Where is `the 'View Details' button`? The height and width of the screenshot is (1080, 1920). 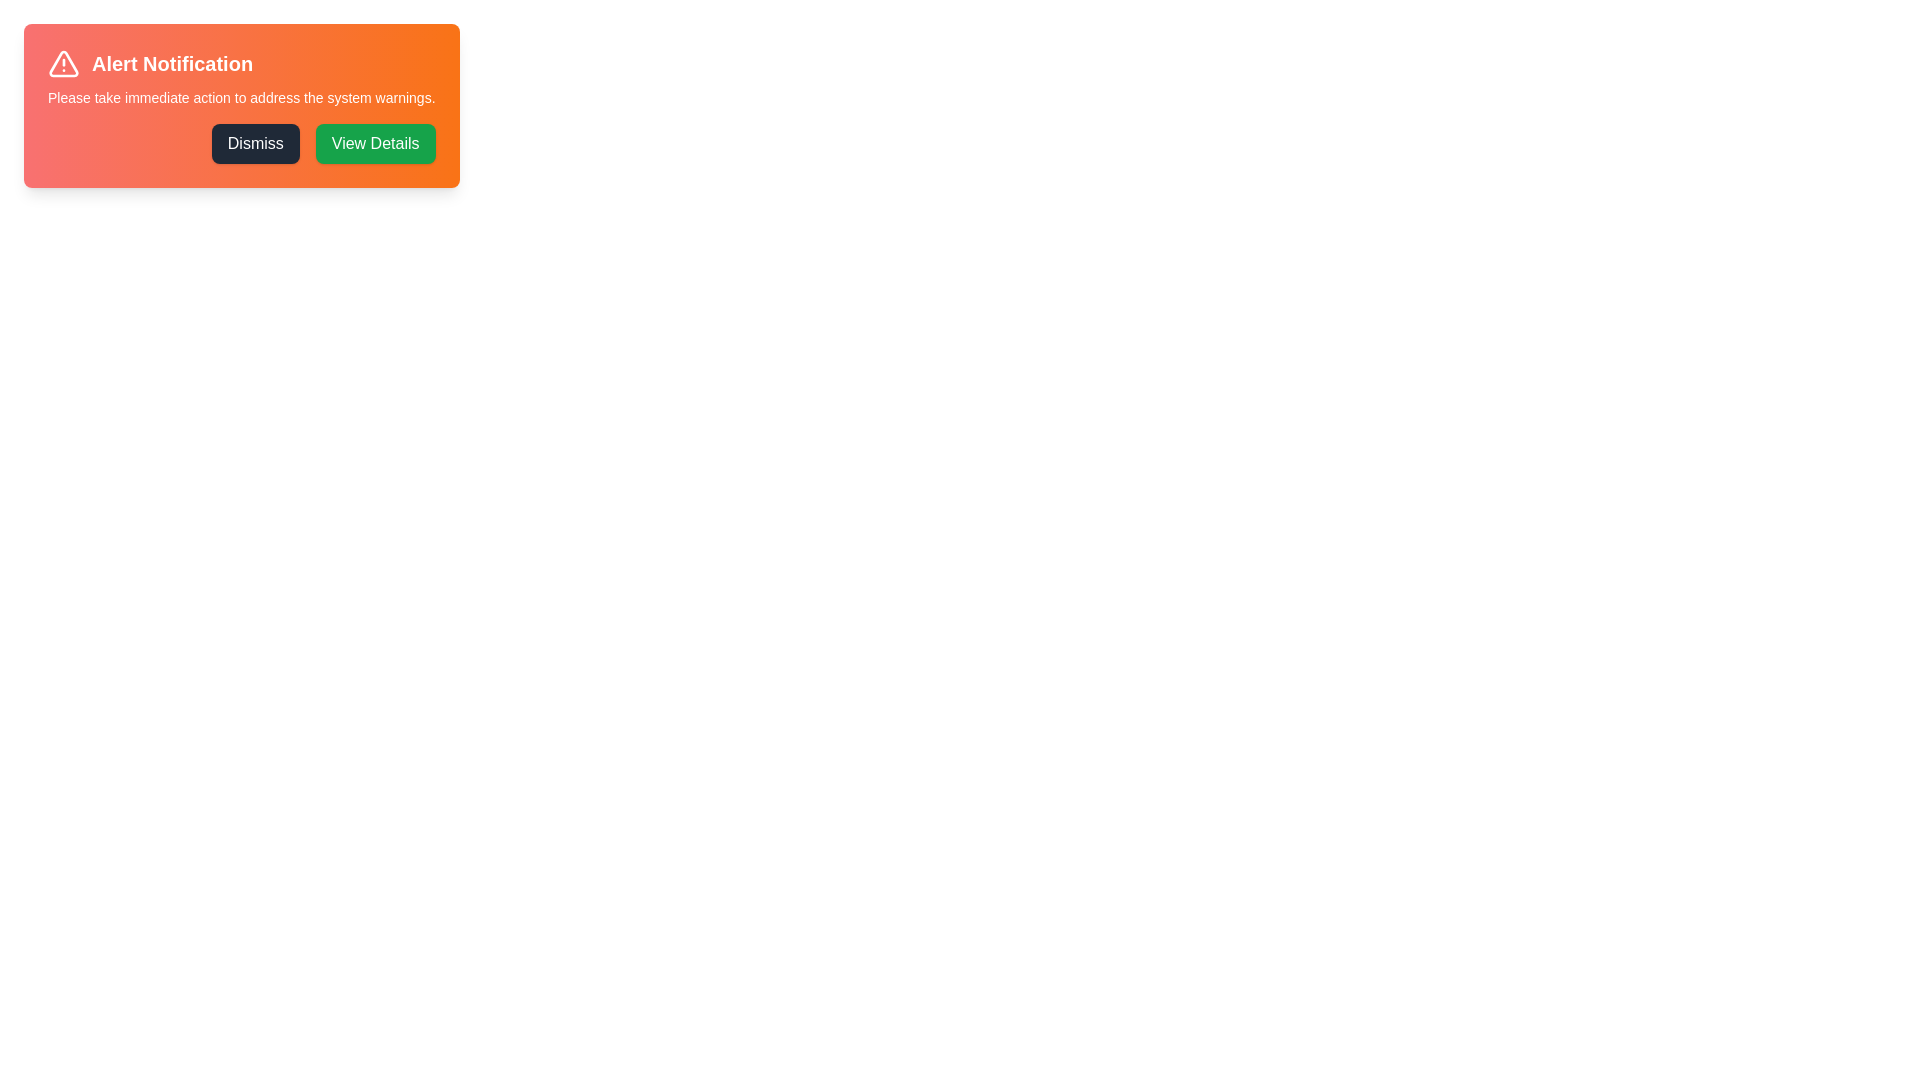 the 'View Details' button is located at coordinates (375, 142).